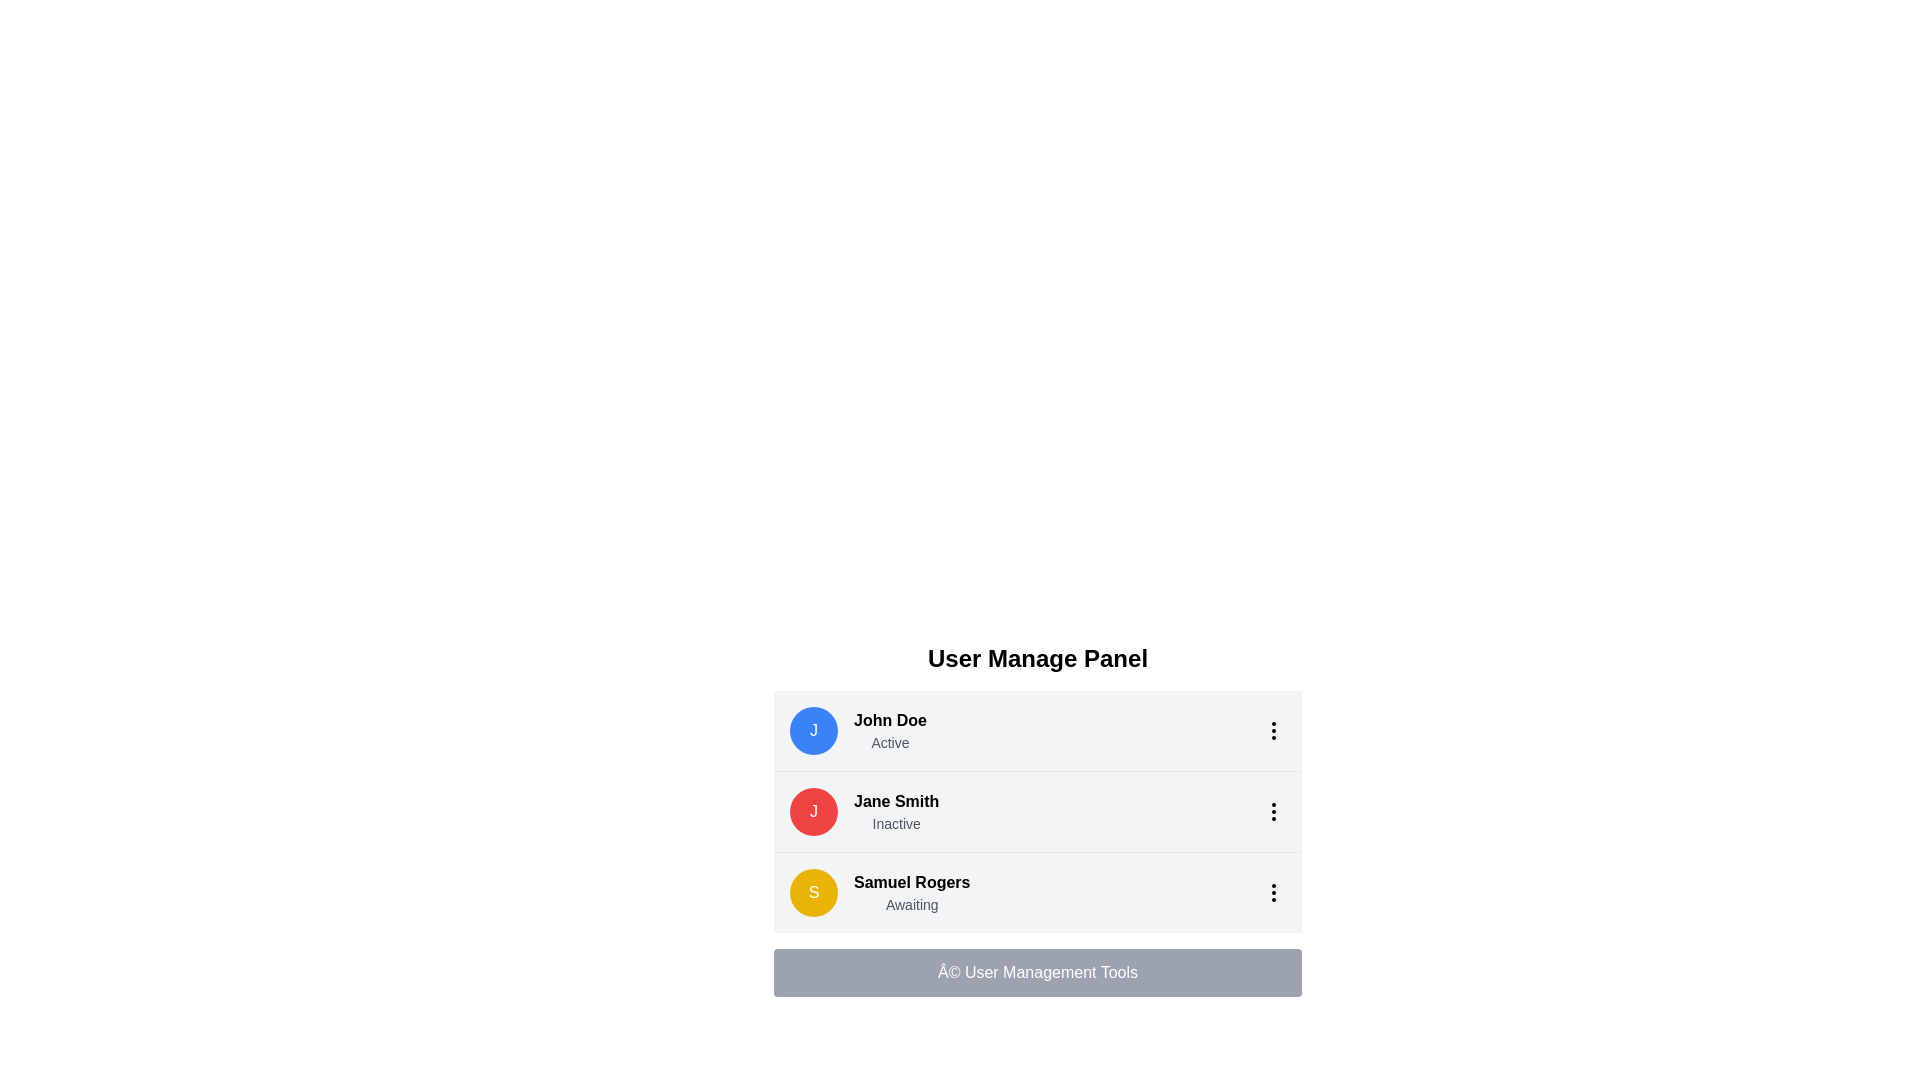  I want to click on the Text Display showing 'John Doe' with status 'Active' in the first user profile entry of the list, so click(889, 731).